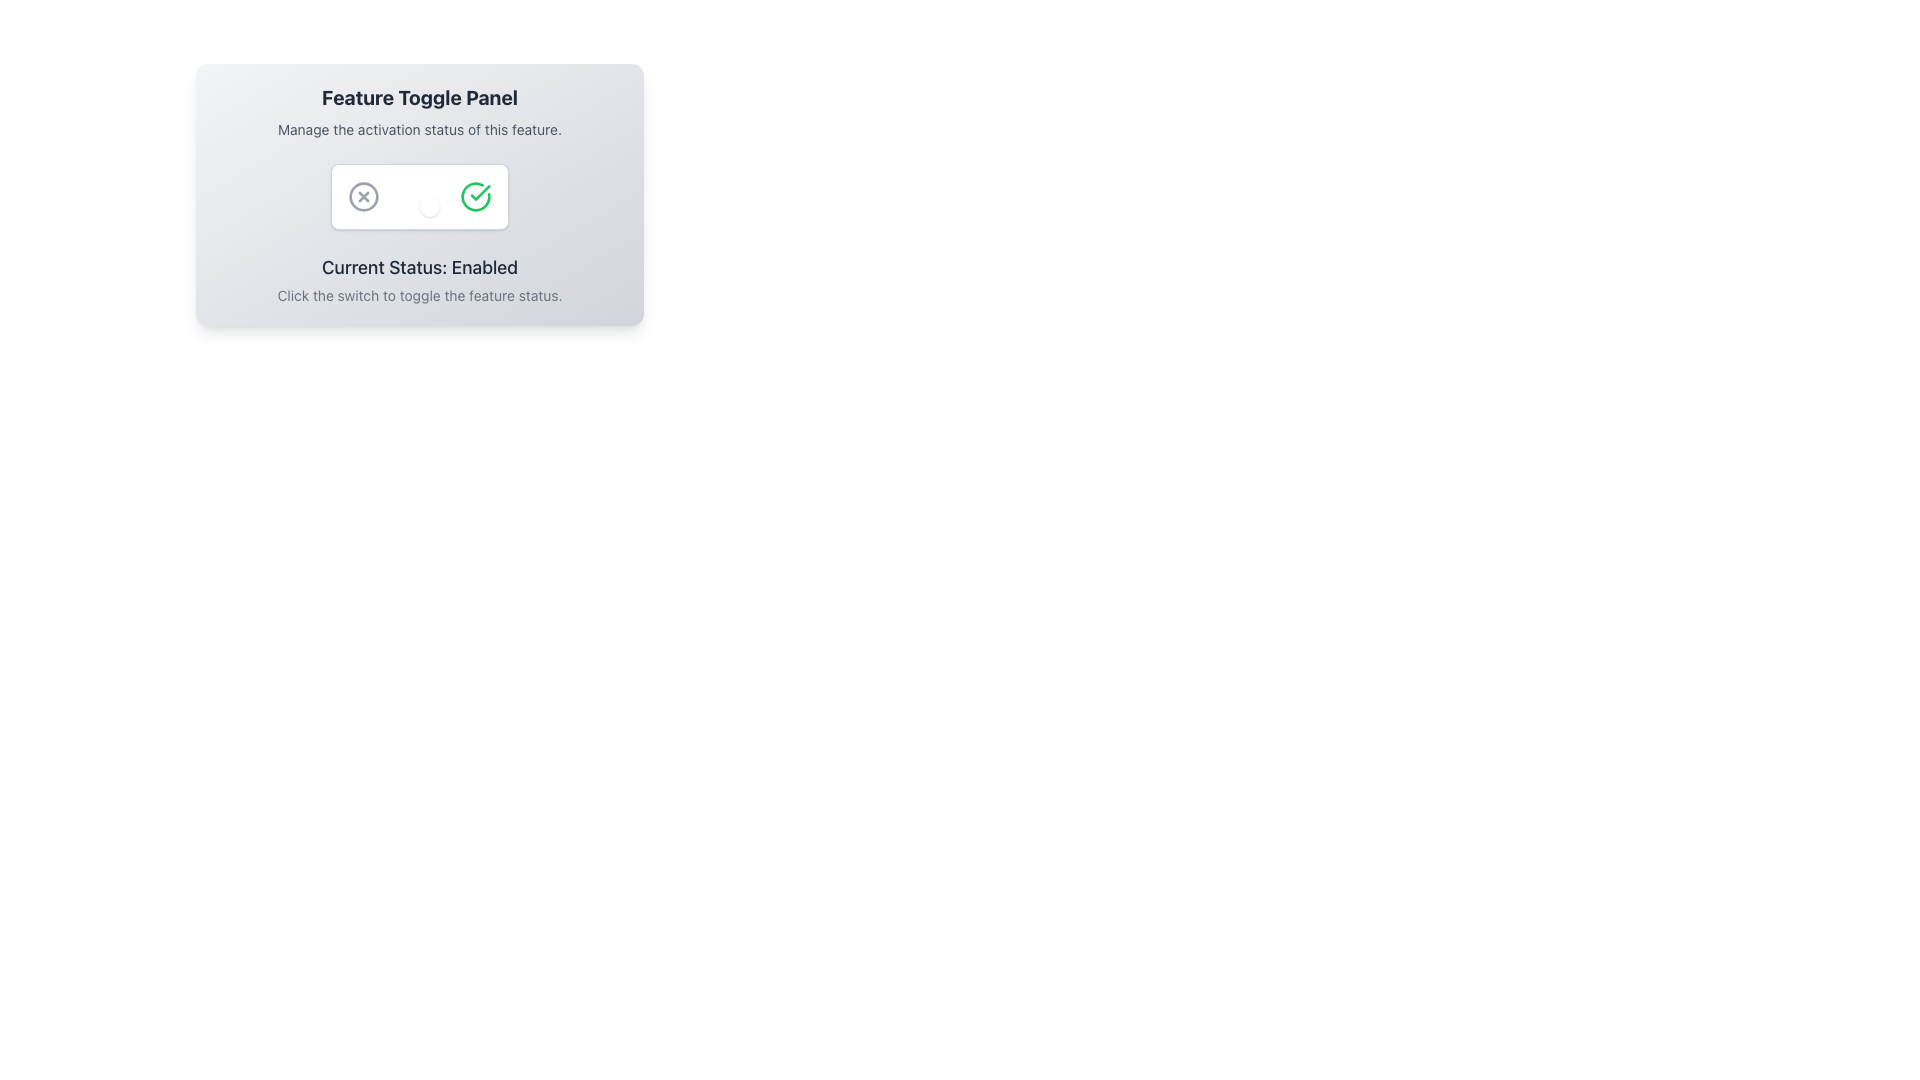 This screenshot has height=1080, width=1920. Describe the element at coordinates (419, 195) in the screenshot. I see `the interactive toggle control in the Feature Toggle Panel to change its state` at that location.